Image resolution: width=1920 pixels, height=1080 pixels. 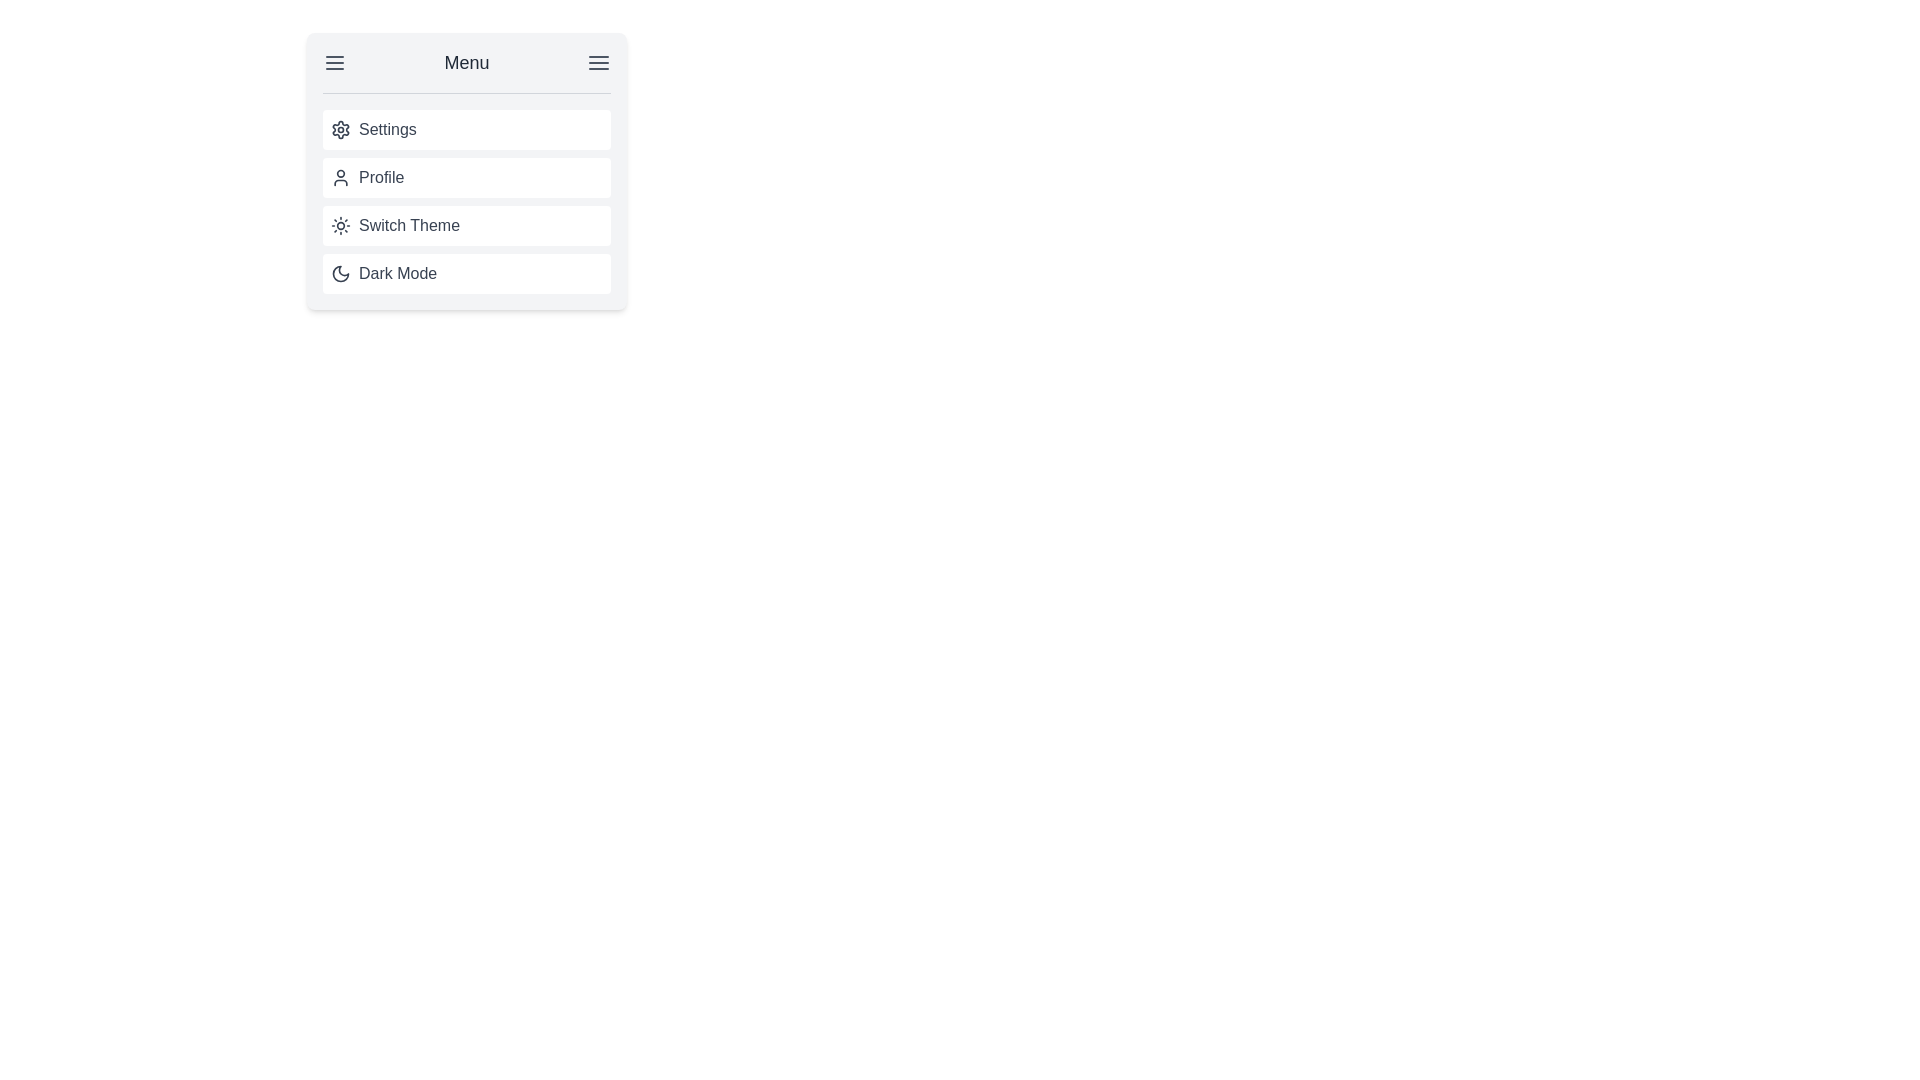 I want to click on the theme toggle button located between the 'Profile' and 'Dark Mode' items in the menu to switch the theme, so click(x=465, y=225).